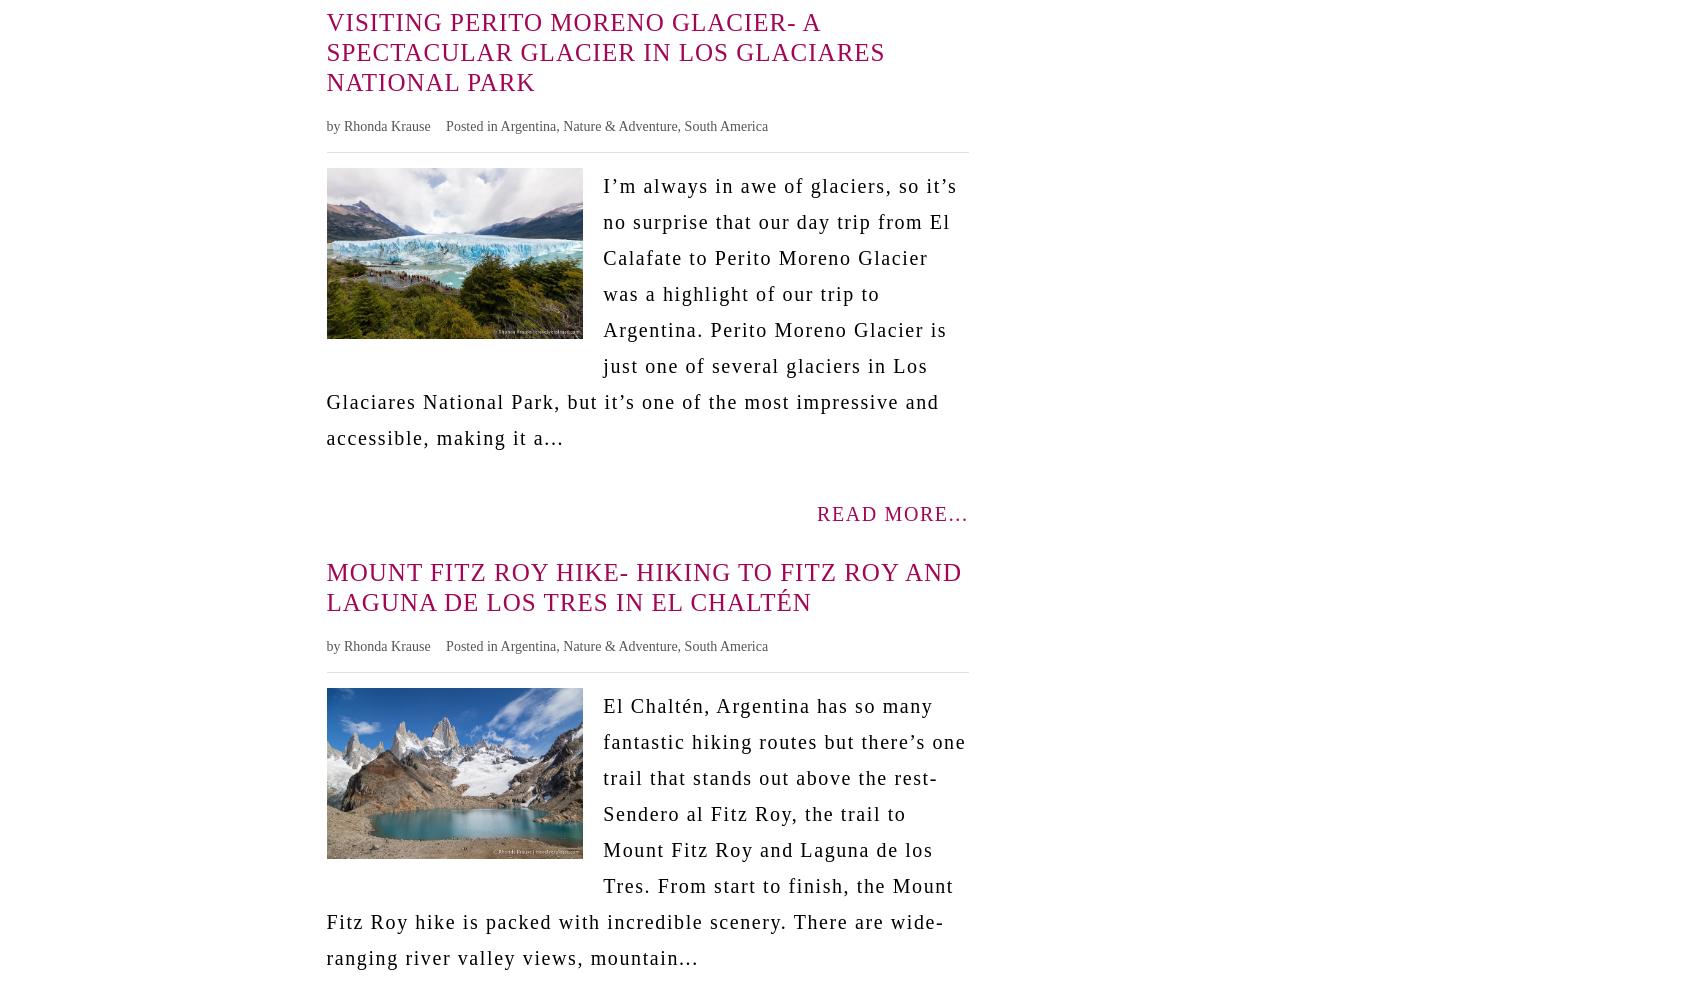  What do you see at coordinates (644, 830) in the screenshot?
I see `'El Chaltén, Argentina has so many fantastic hiking routes but there’s one trail that stands out above the rest- Sendero al Fitz Roy, the trail to Mount Fitz Roy and Laguna de los Tres. From start to finish, the Mount Fitz Roy hike is packed with incredible scenery. There are wide-ranging river valley views, mountain...'` at bounding box center [644, 830].